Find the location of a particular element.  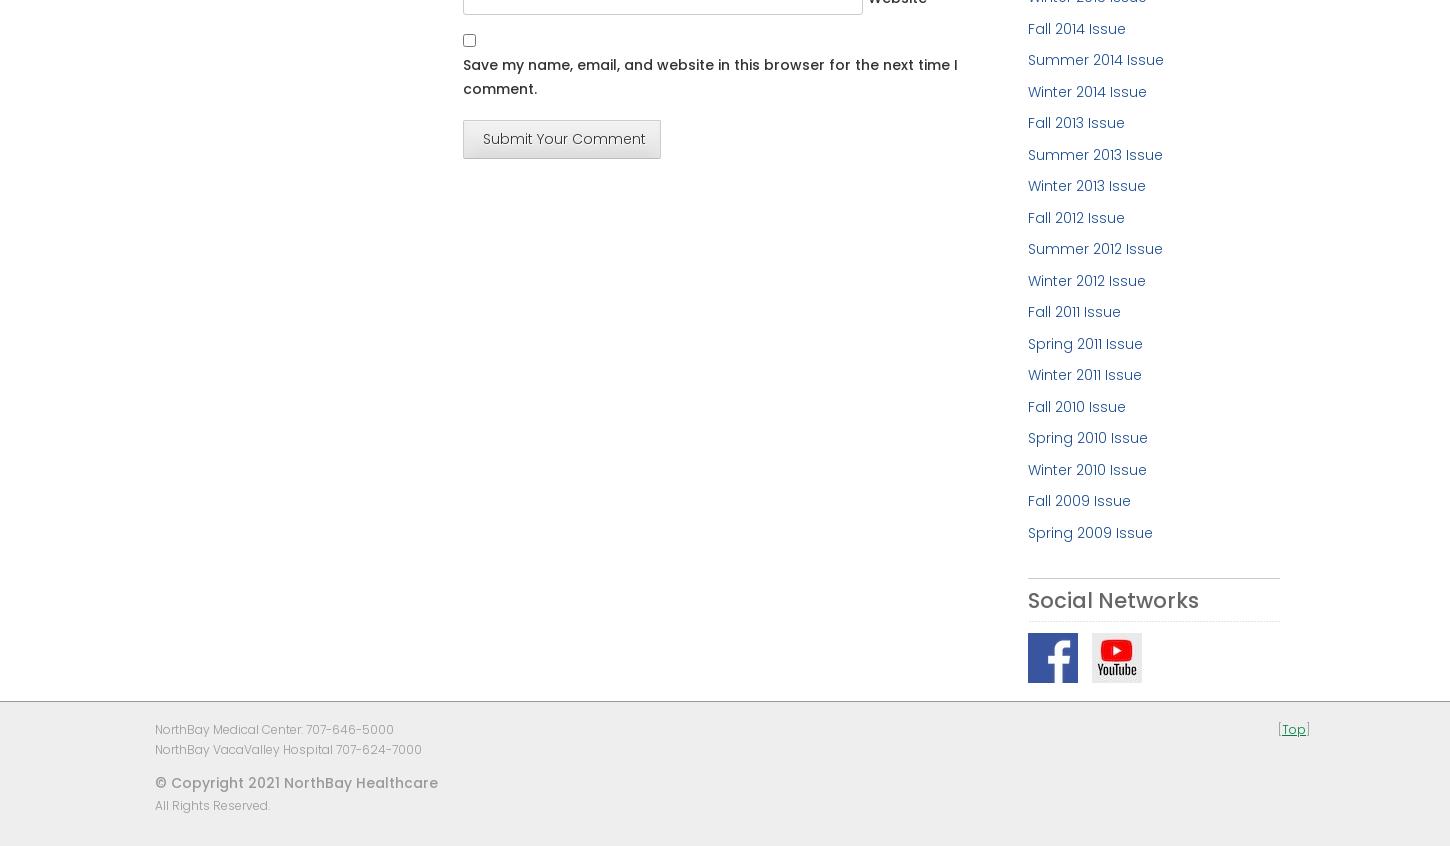

'Winter 2013 Issue' is located at coordinates (1086, 185).